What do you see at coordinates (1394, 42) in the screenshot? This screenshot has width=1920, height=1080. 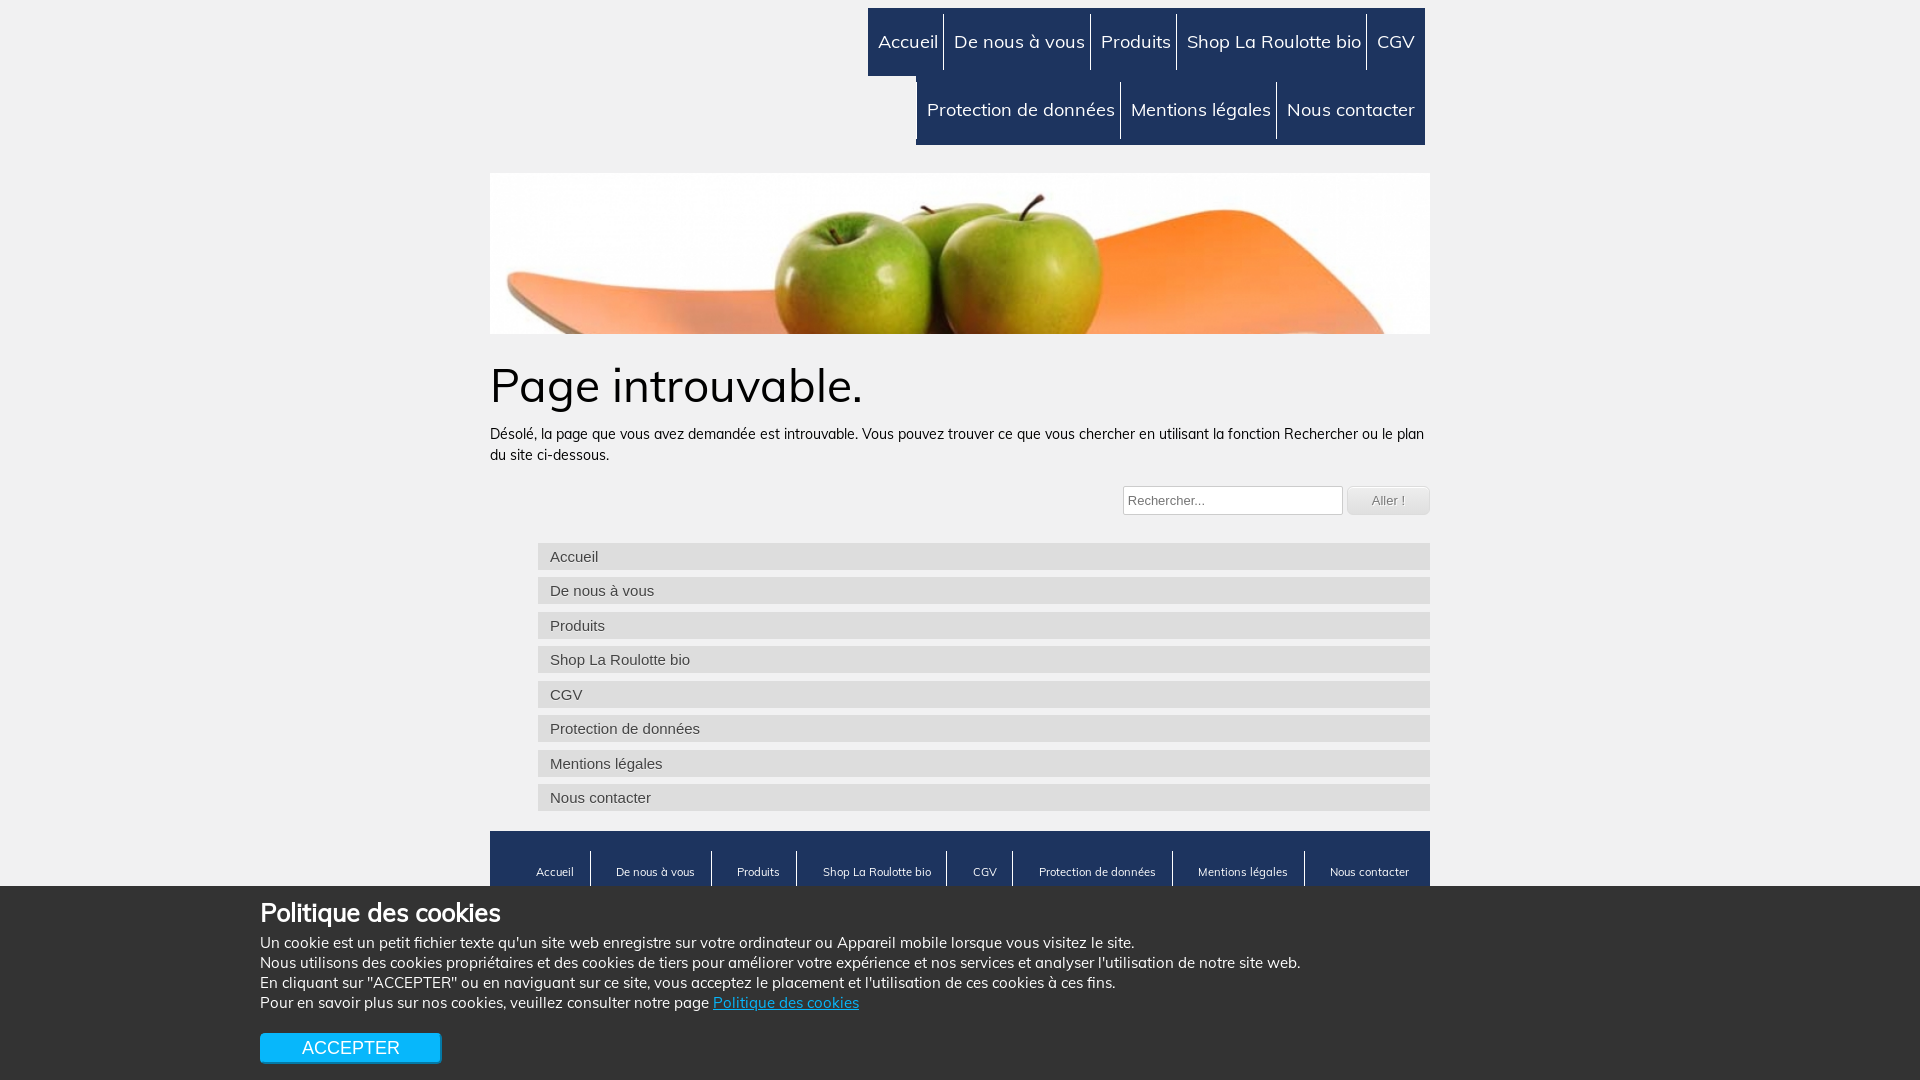 I see `'CGV'` at bounding box center [1394, 42].